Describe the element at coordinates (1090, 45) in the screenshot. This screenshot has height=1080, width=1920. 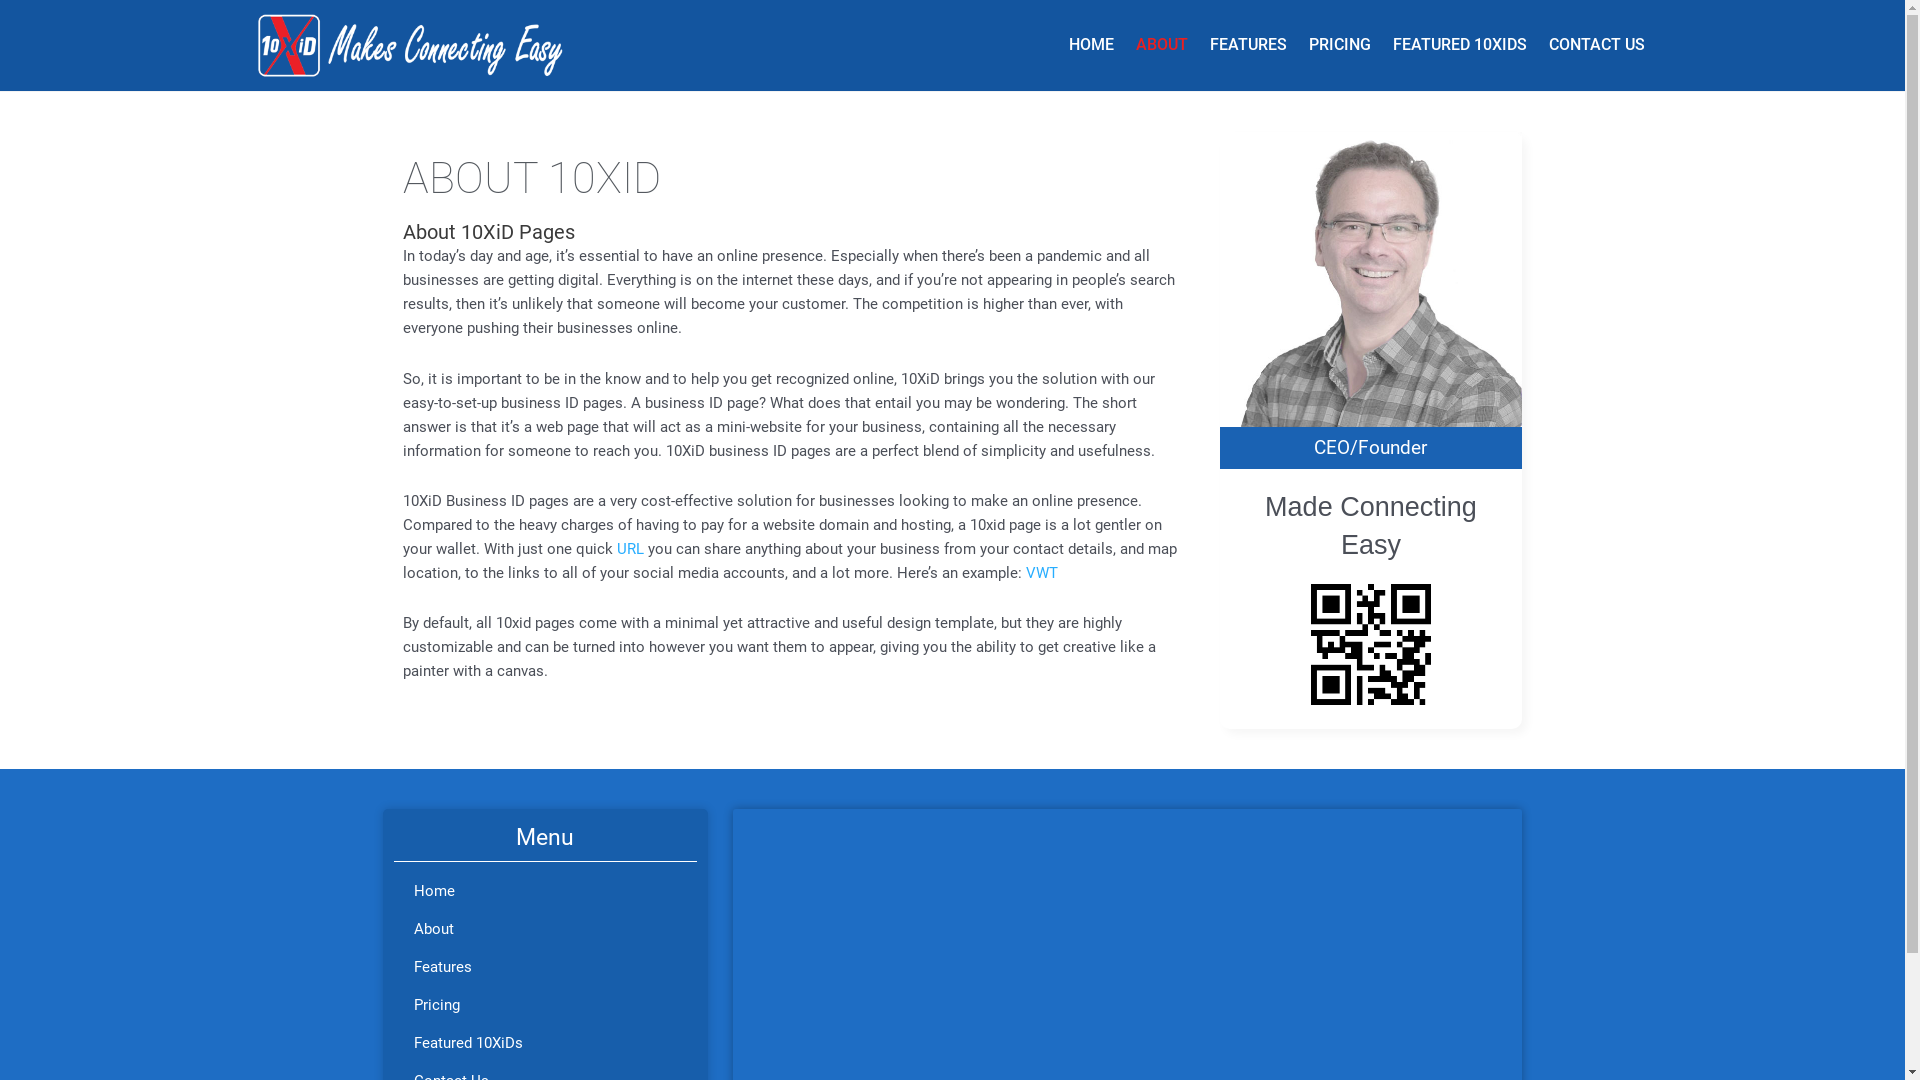
I see `'HOME'` at that location.